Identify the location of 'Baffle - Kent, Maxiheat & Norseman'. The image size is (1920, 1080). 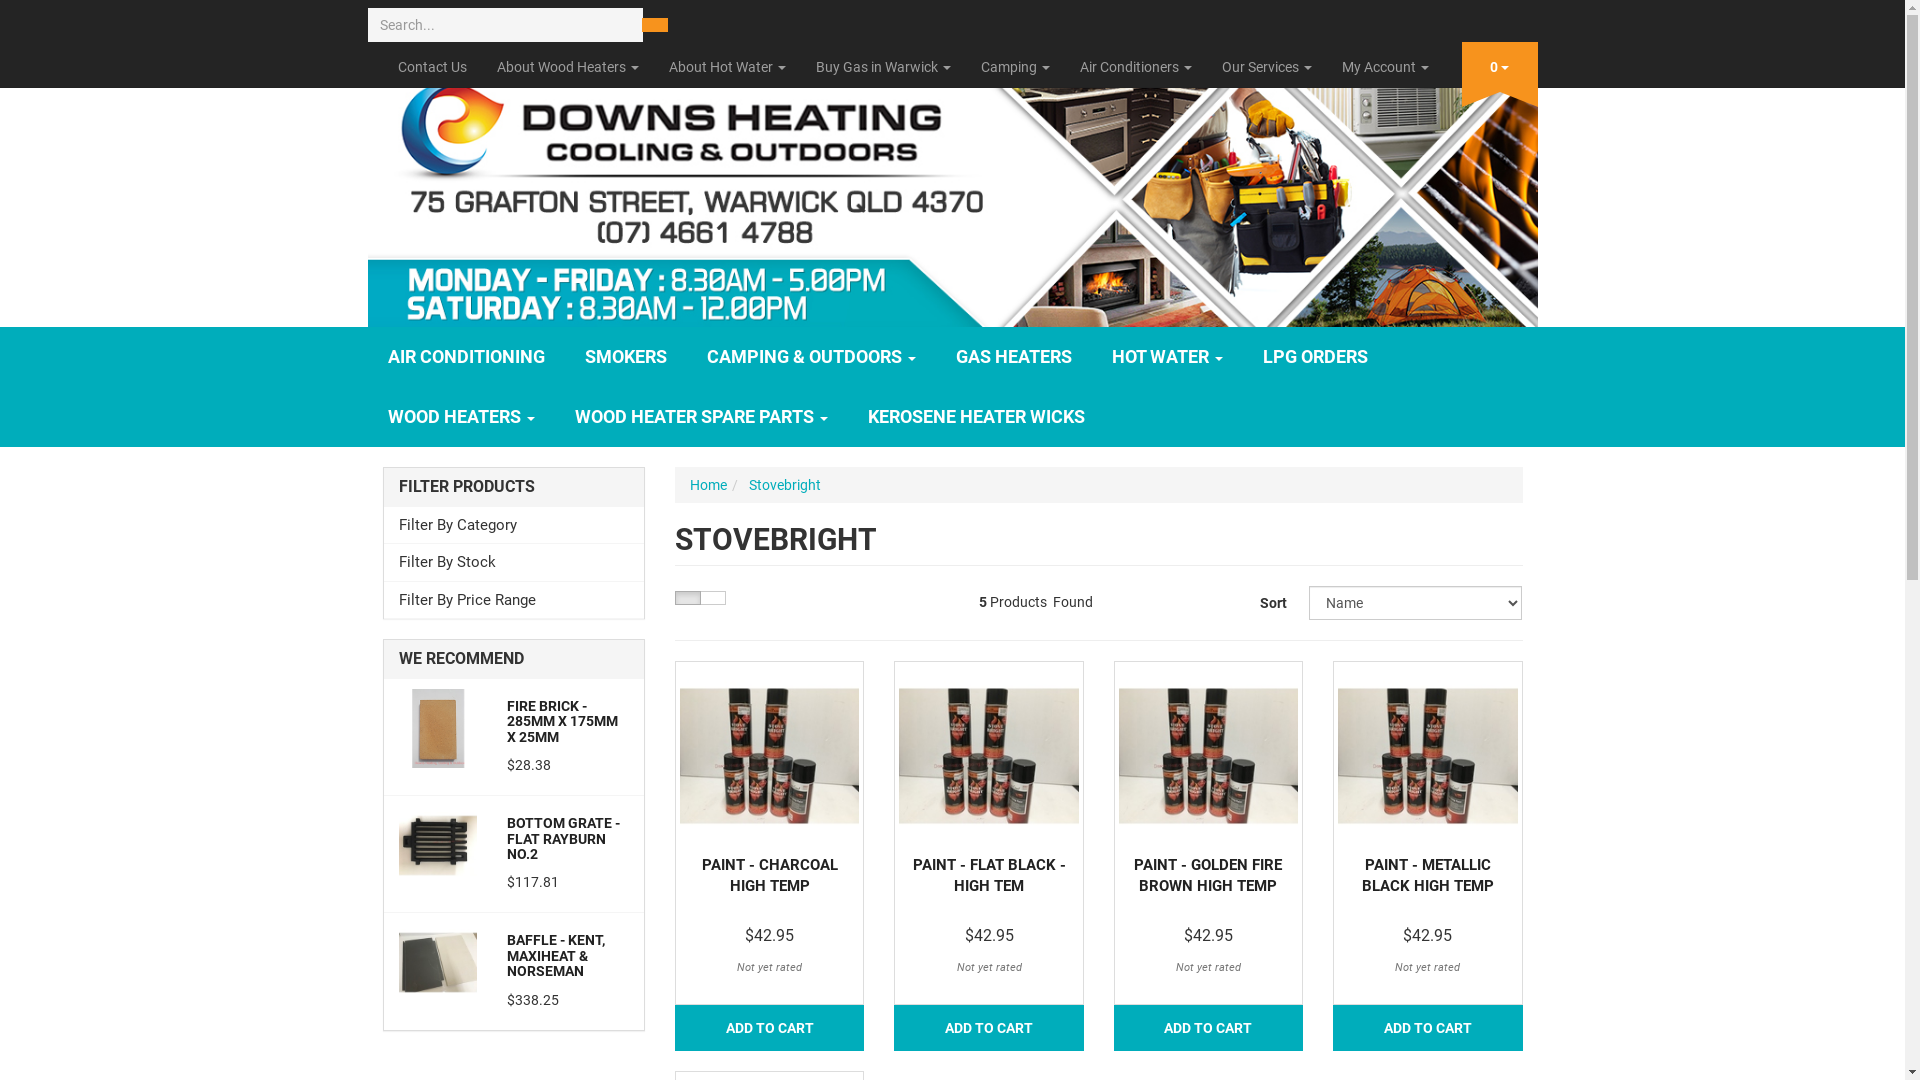
(398, 959).